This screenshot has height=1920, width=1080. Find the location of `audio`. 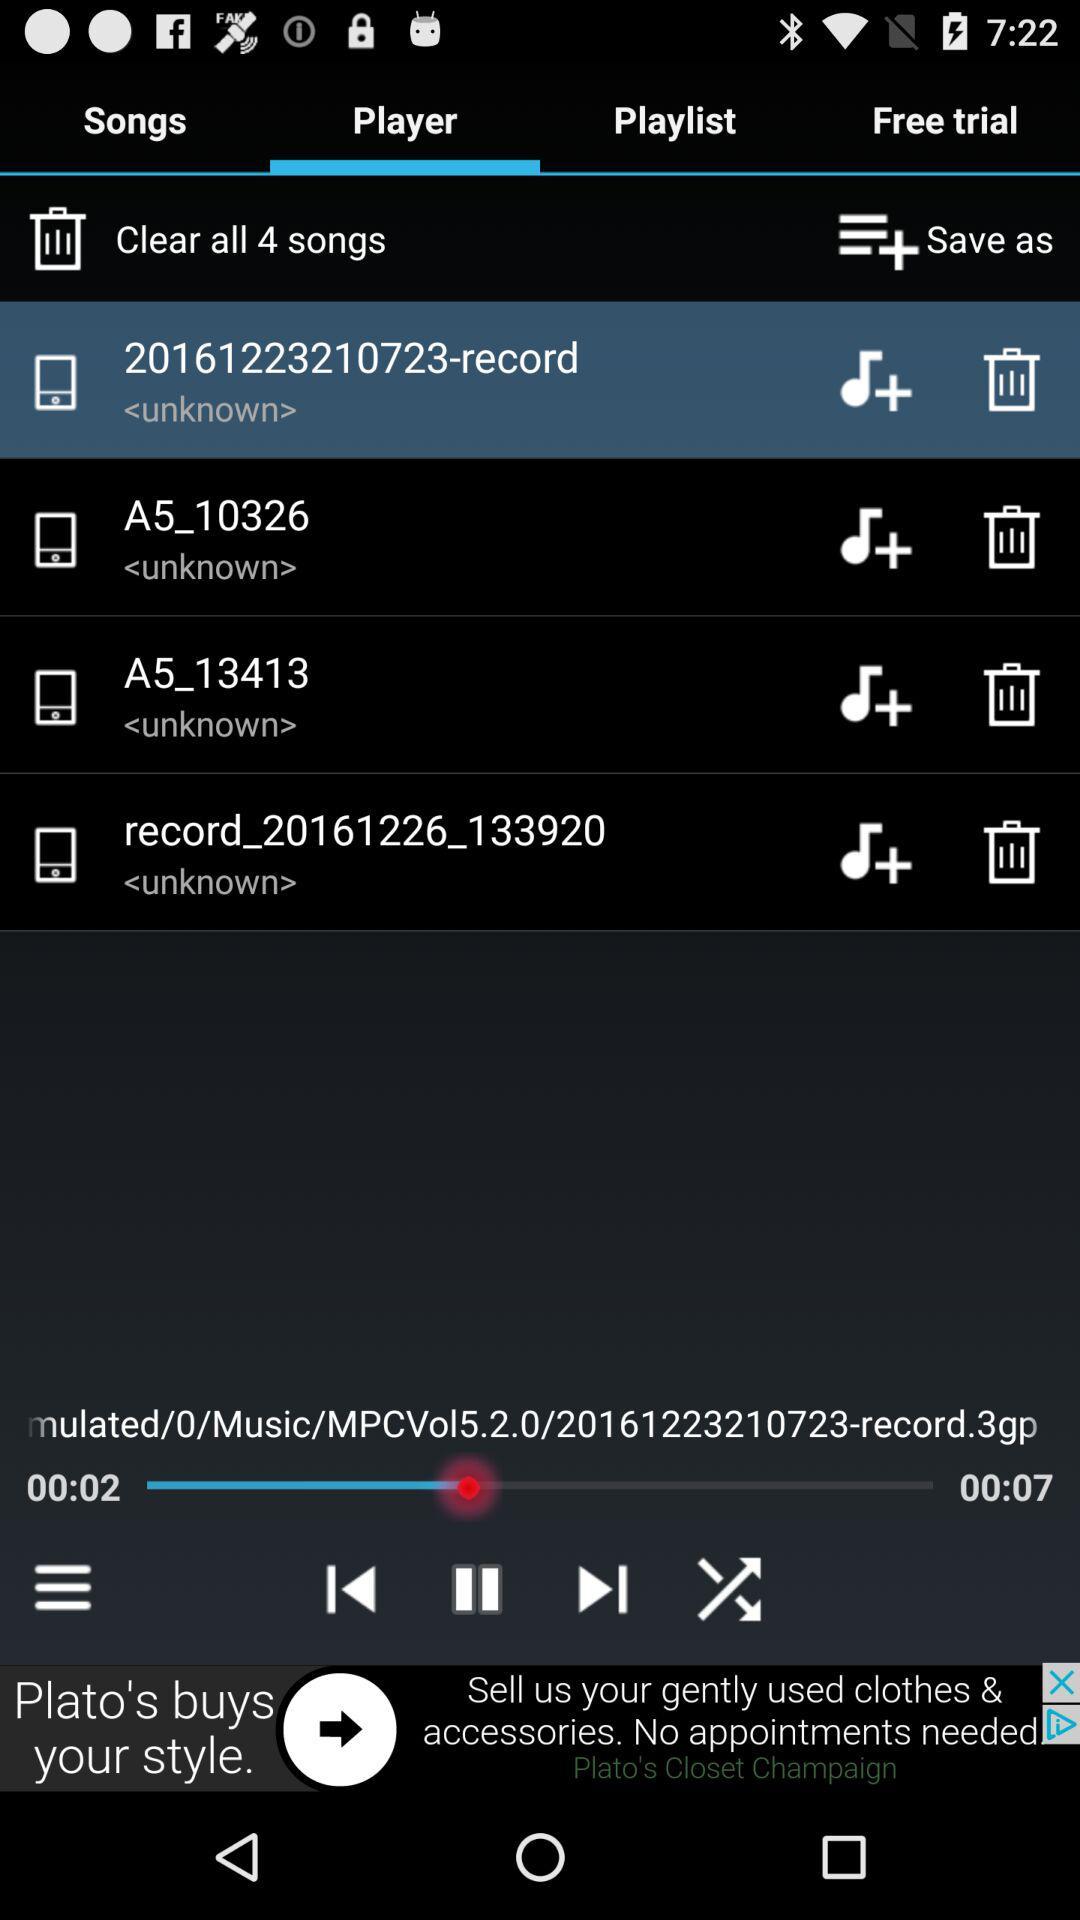

audio is located at coordinates (890, 694).